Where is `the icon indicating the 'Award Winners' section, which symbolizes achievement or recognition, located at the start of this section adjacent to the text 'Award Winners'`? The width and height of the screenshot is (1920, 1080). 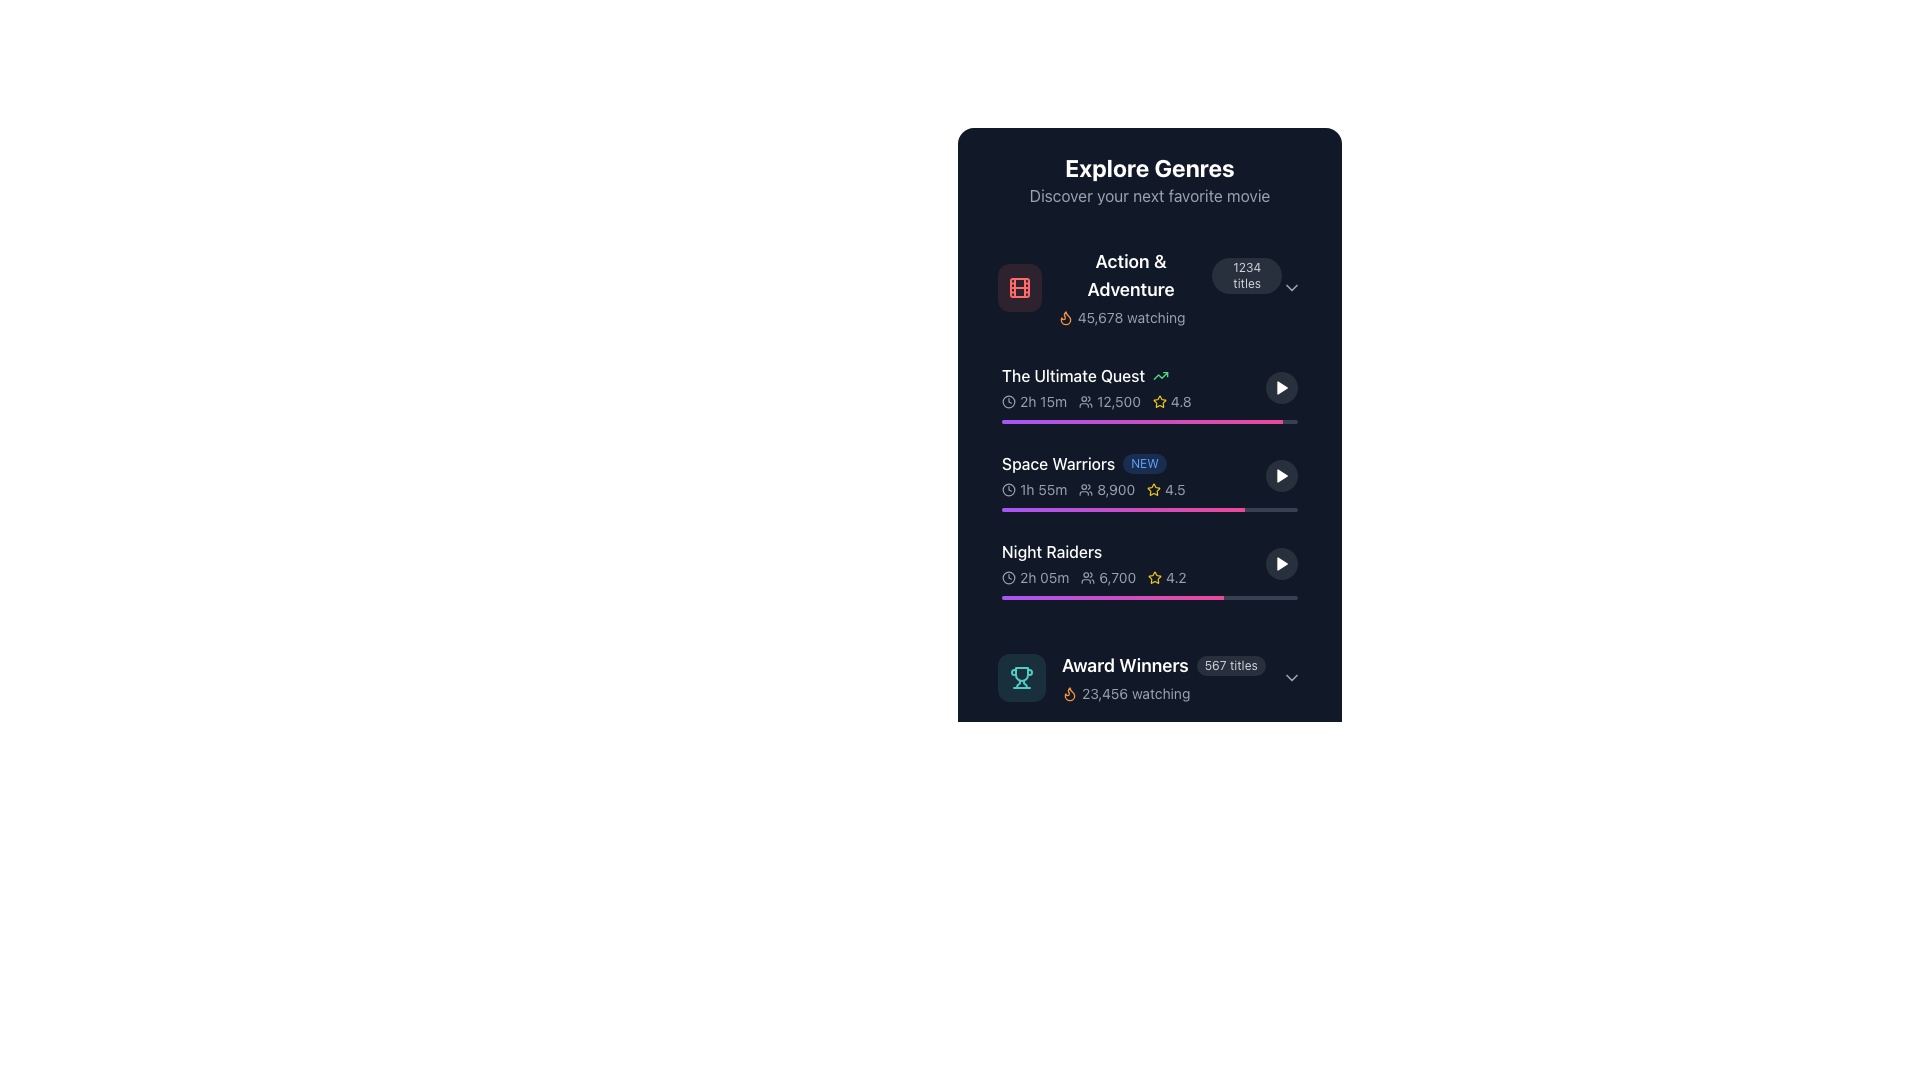
the icon indicating the 'Award Winners' section, which symbolizes achievement or recognition, located at the start of this section adjacent to the text 'Award Winners' is located at coordinates (1022, 677).